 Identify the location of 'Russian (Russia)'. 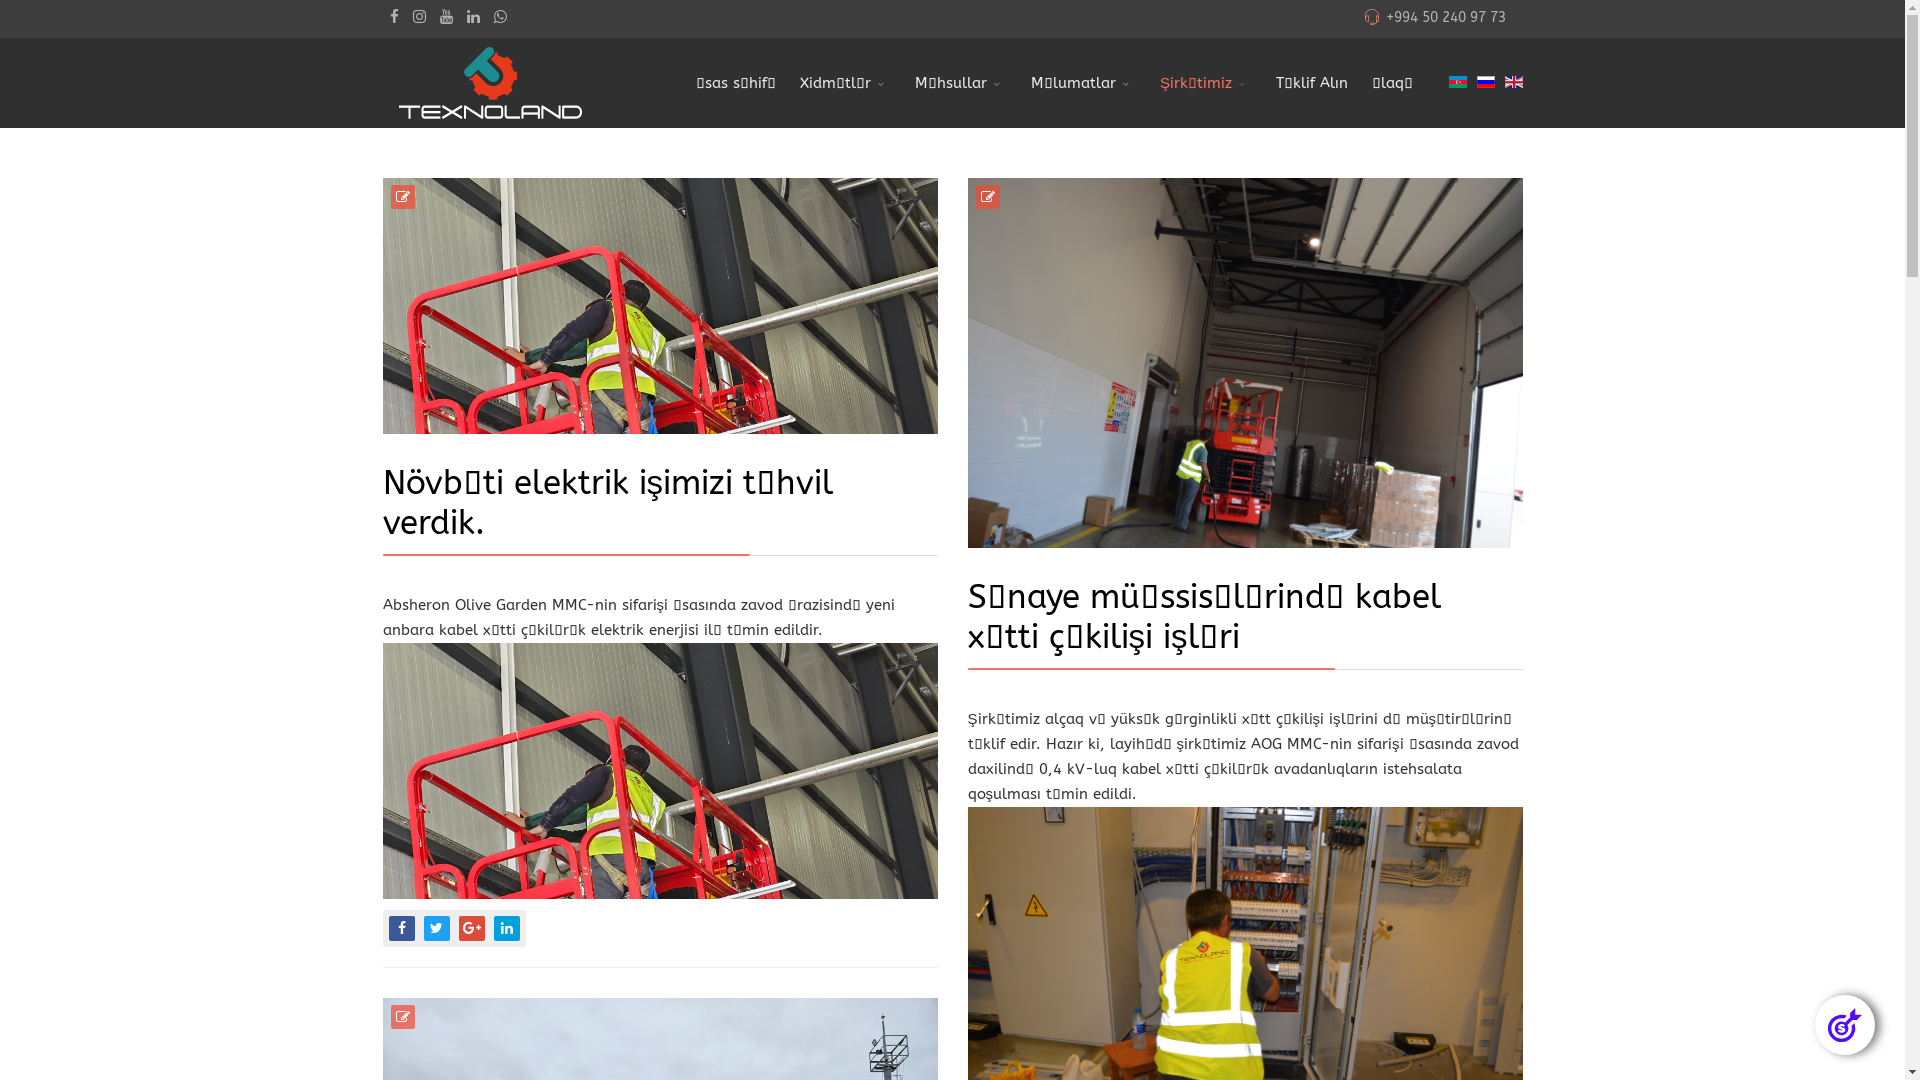
(1484, 80).